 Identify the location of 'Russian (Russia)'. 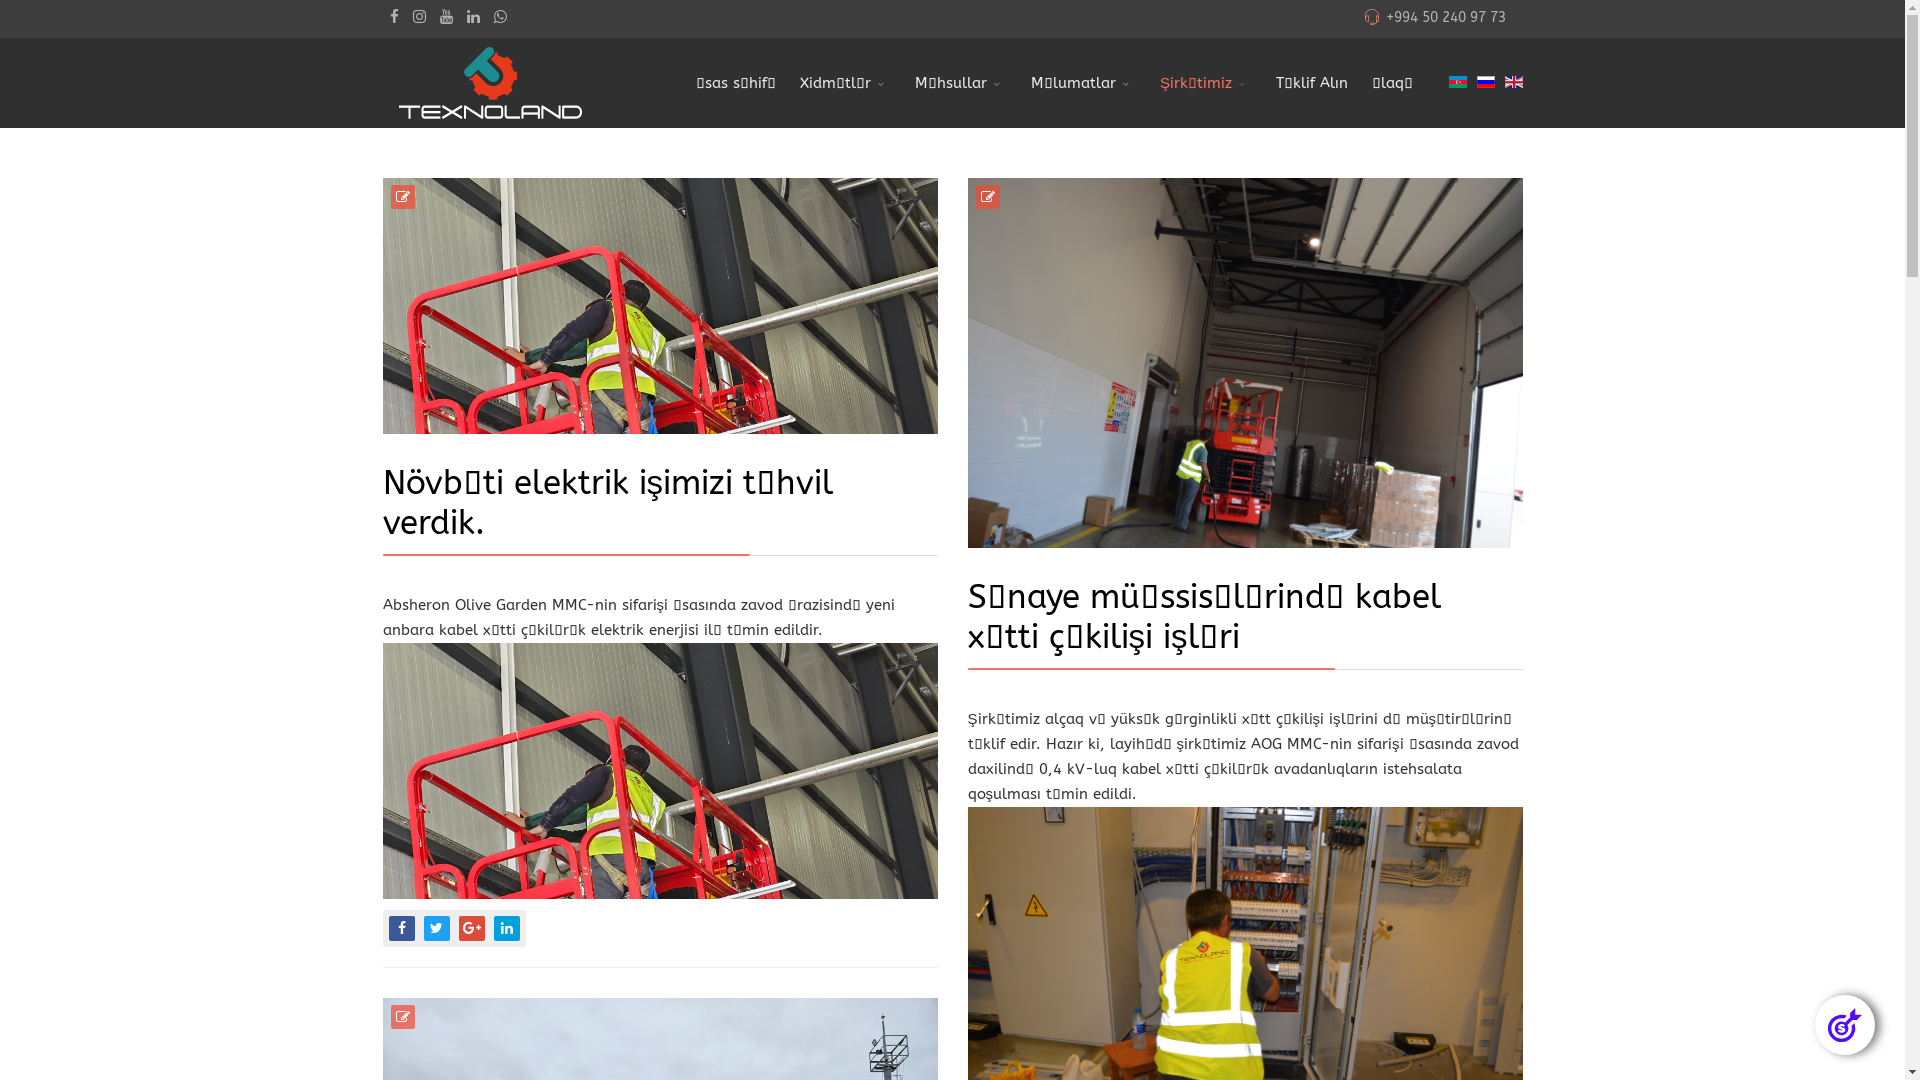
(1484, 80).